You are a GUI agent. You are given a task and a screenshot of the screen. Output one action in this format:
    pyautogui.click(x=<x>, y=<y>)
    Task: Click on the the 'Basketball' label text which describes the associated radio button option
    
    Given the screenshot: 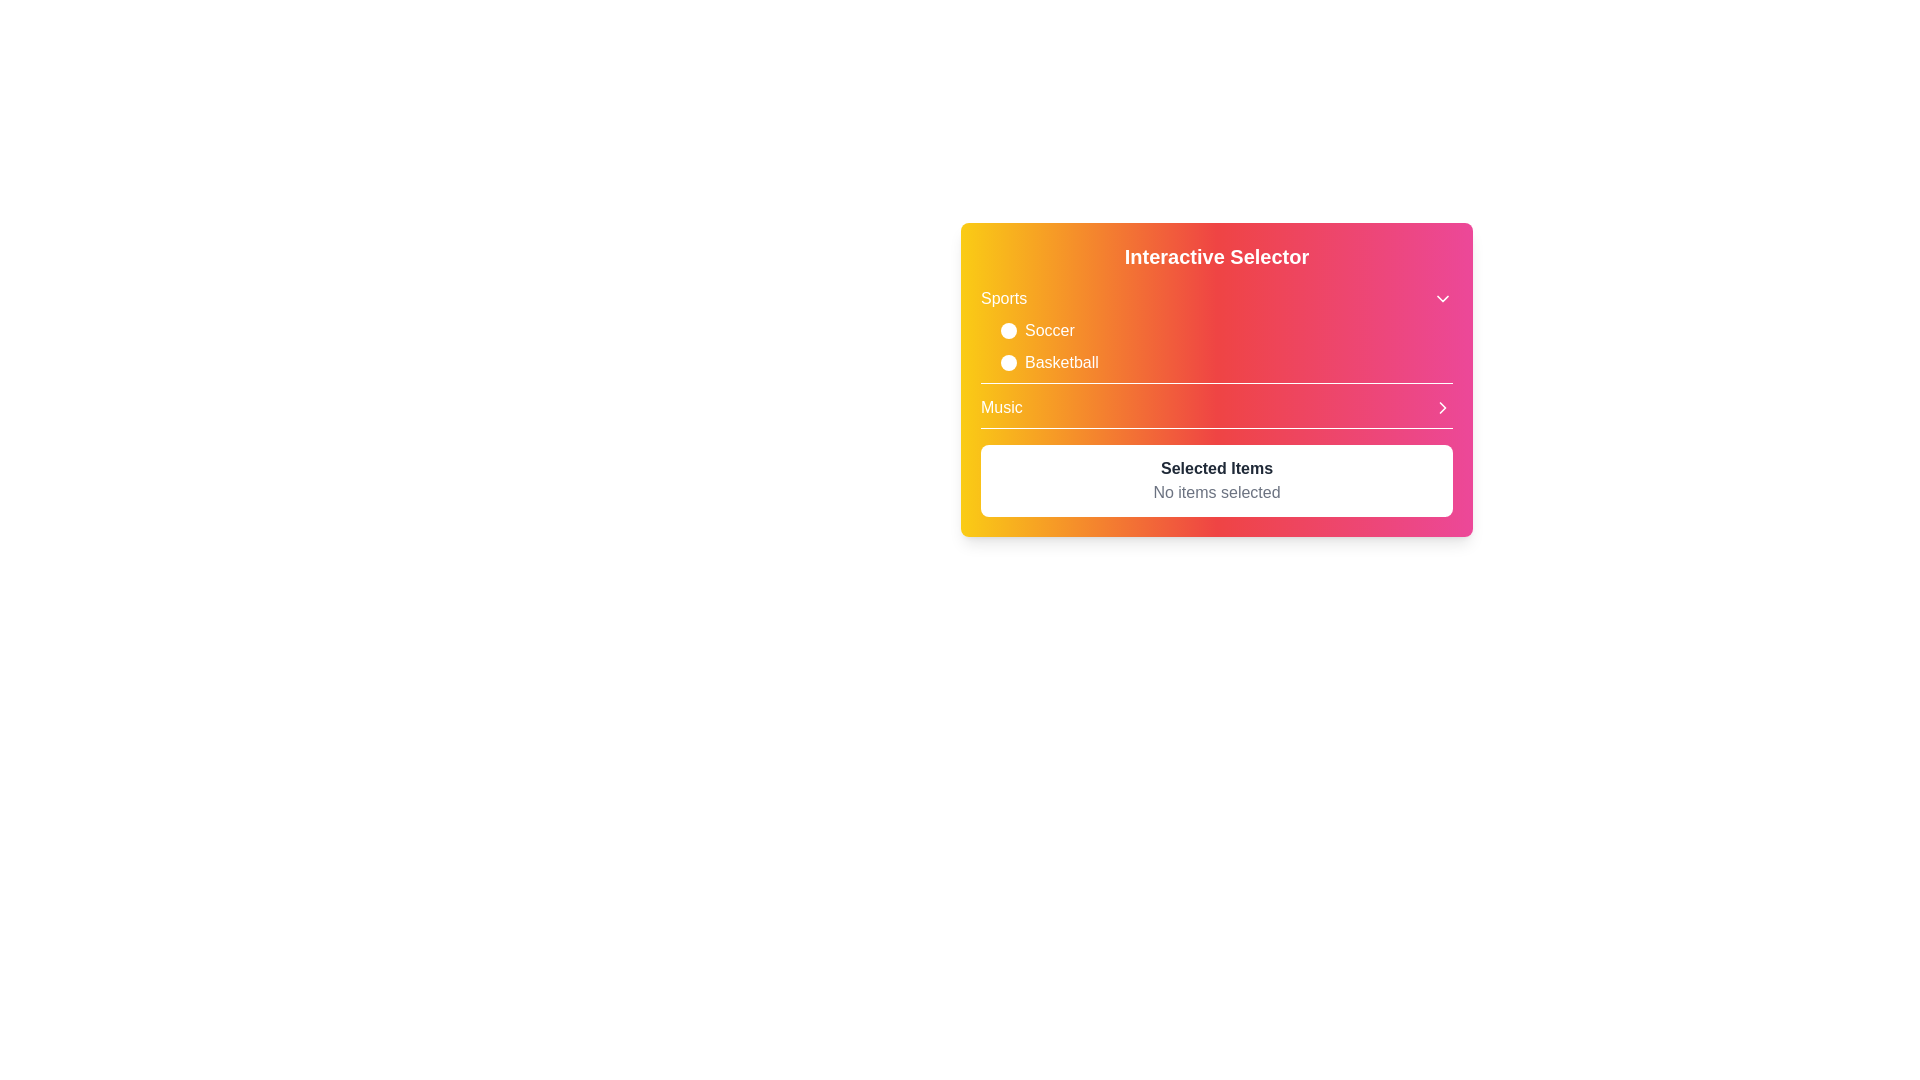 What is the action you would take?
    pyautogui.click(x=1060, y=362)
    